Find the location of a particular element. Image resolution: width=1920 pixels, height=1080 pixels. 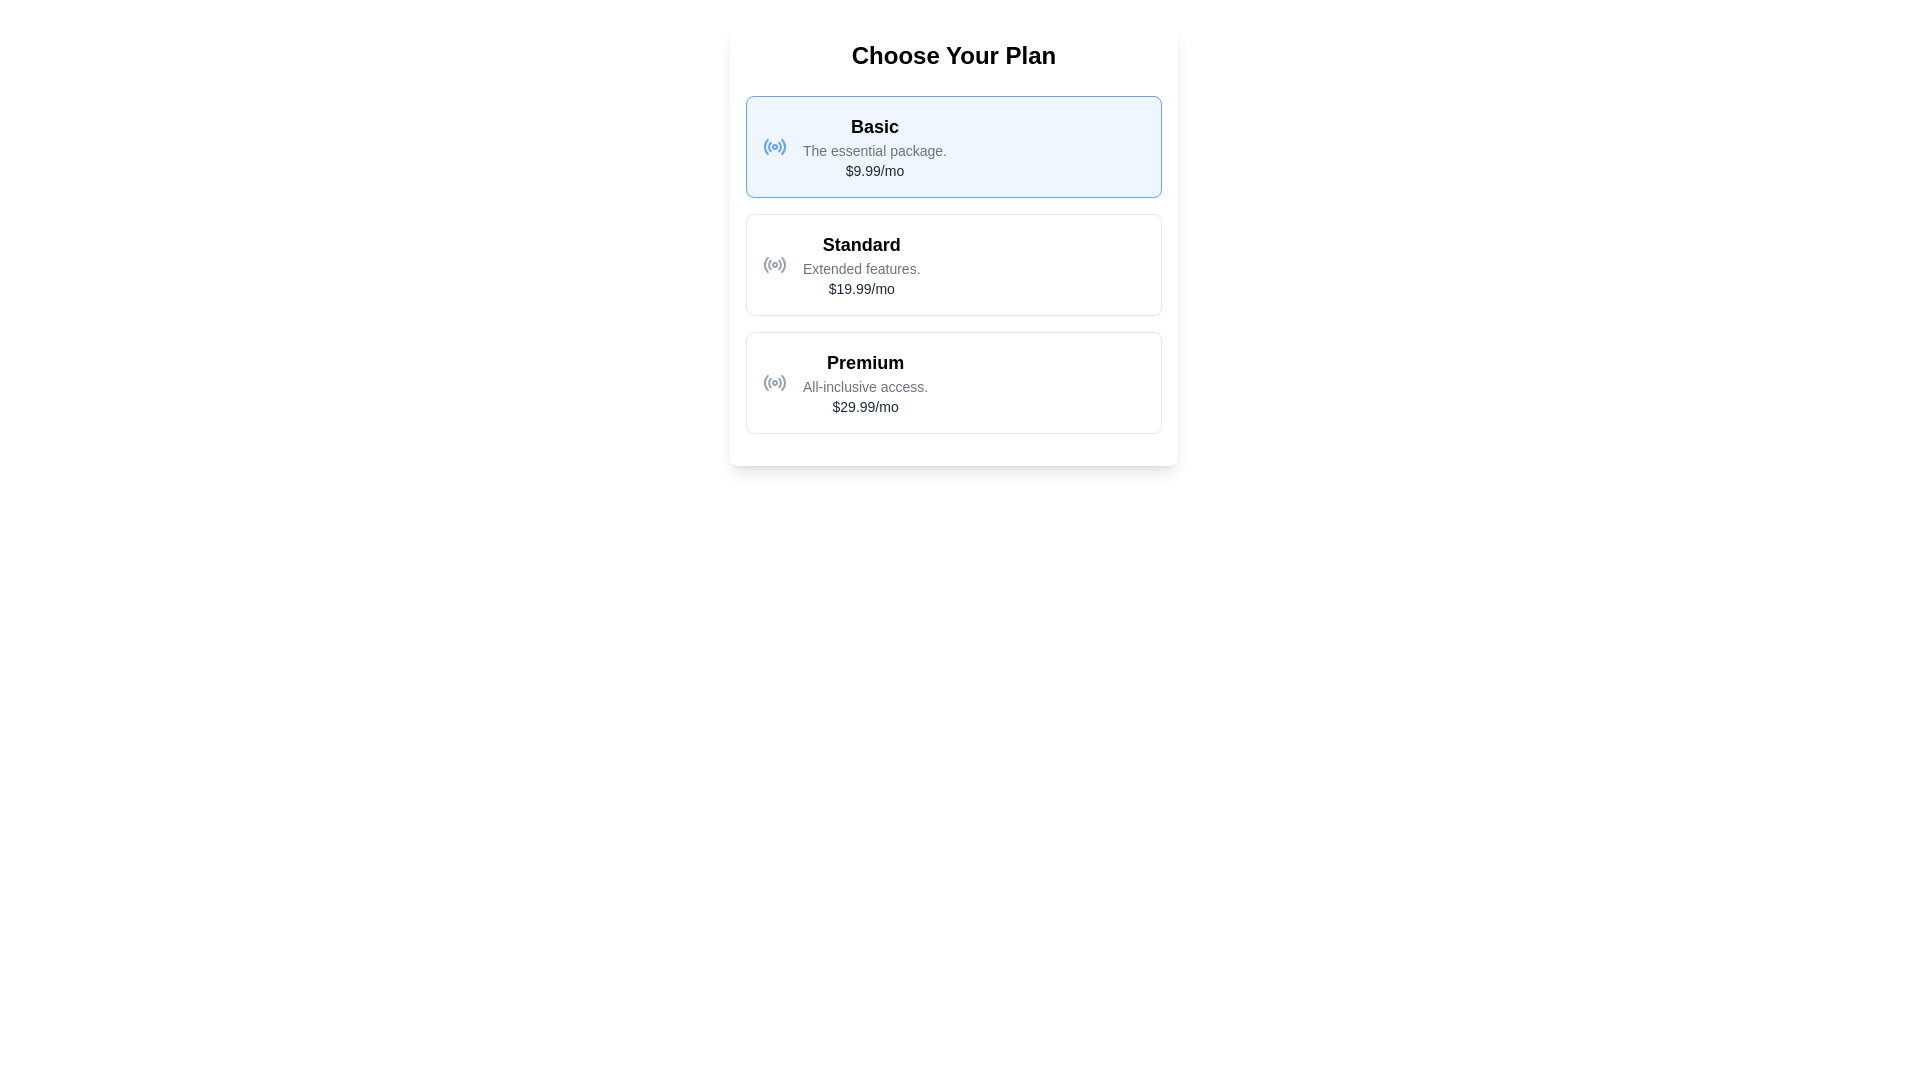

the 'Premium' subscription plan title text label, which visually distinguishes this plan from others in the subscription list is located at coordinates (865, 362).